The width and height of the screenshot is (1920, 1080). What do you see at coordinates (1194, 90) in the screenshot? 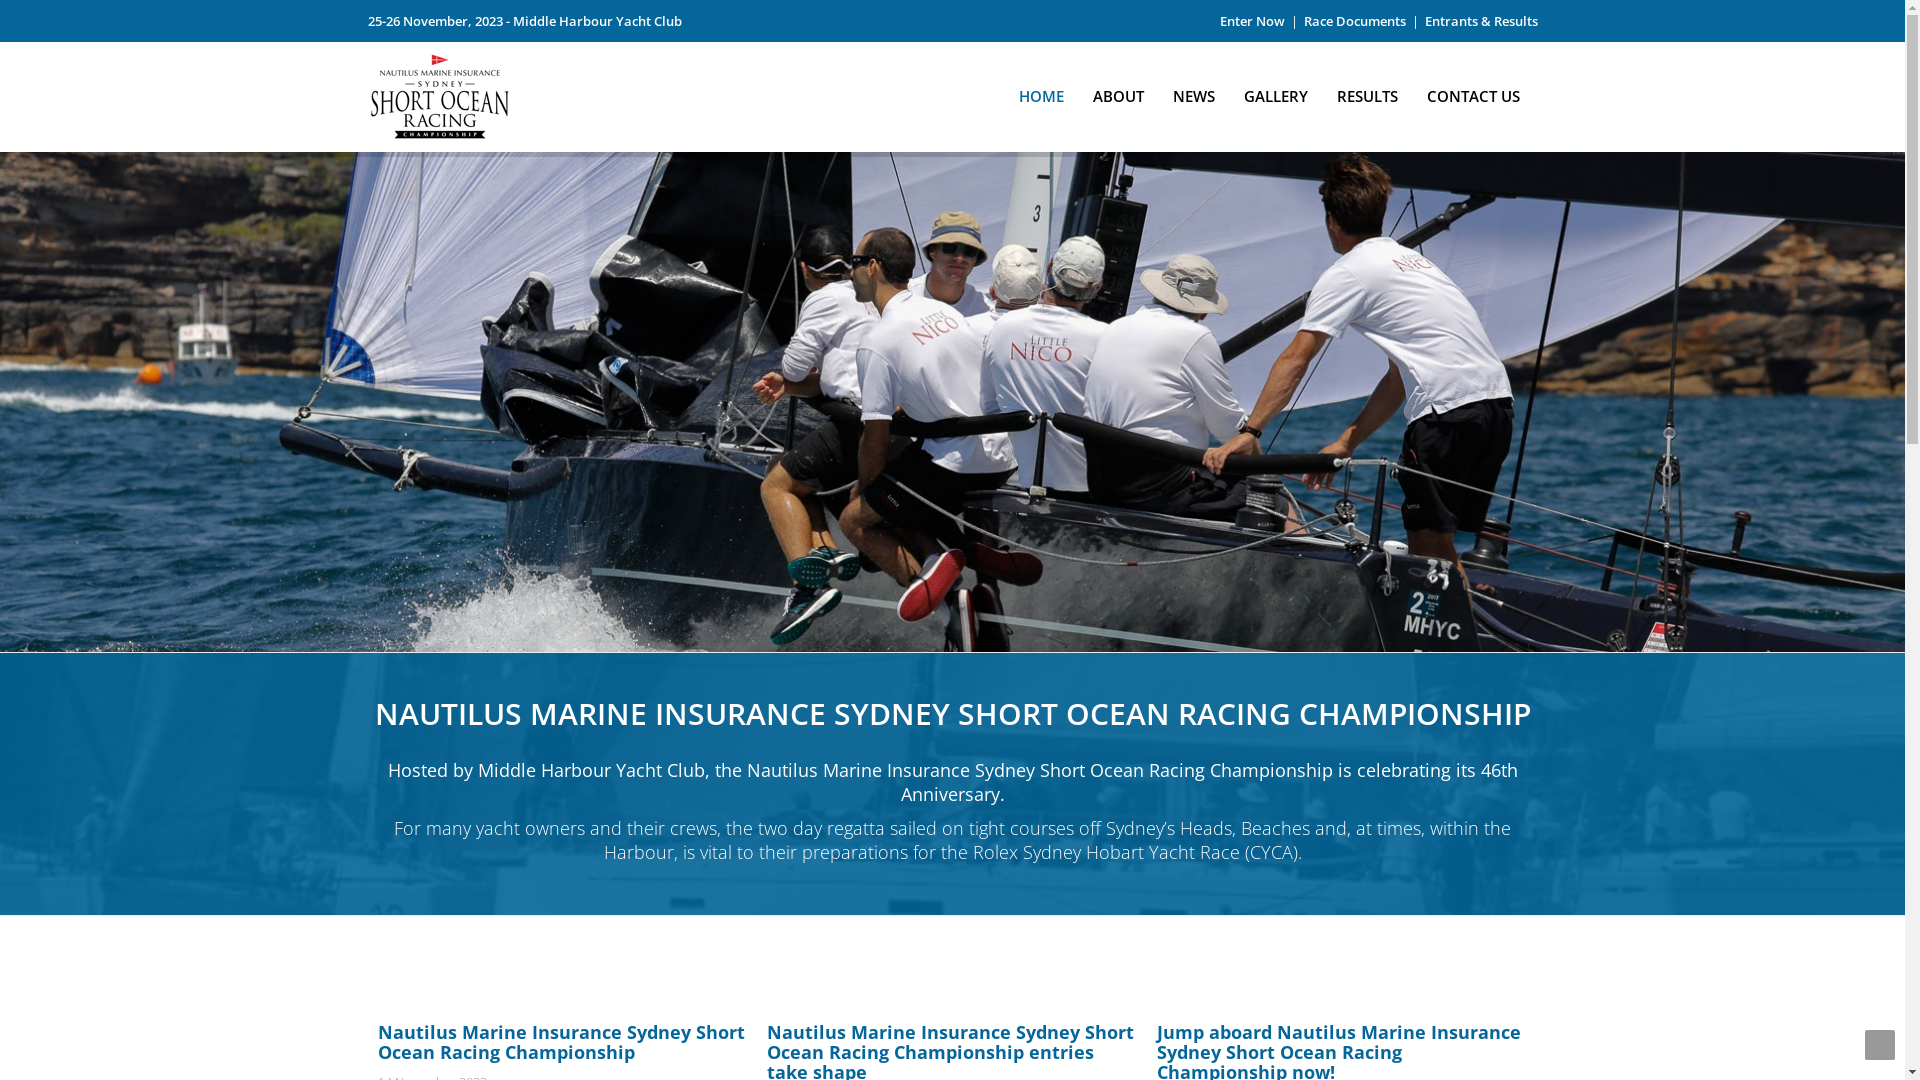
I see `'NEWS'` at bounding box center [1194, 90].